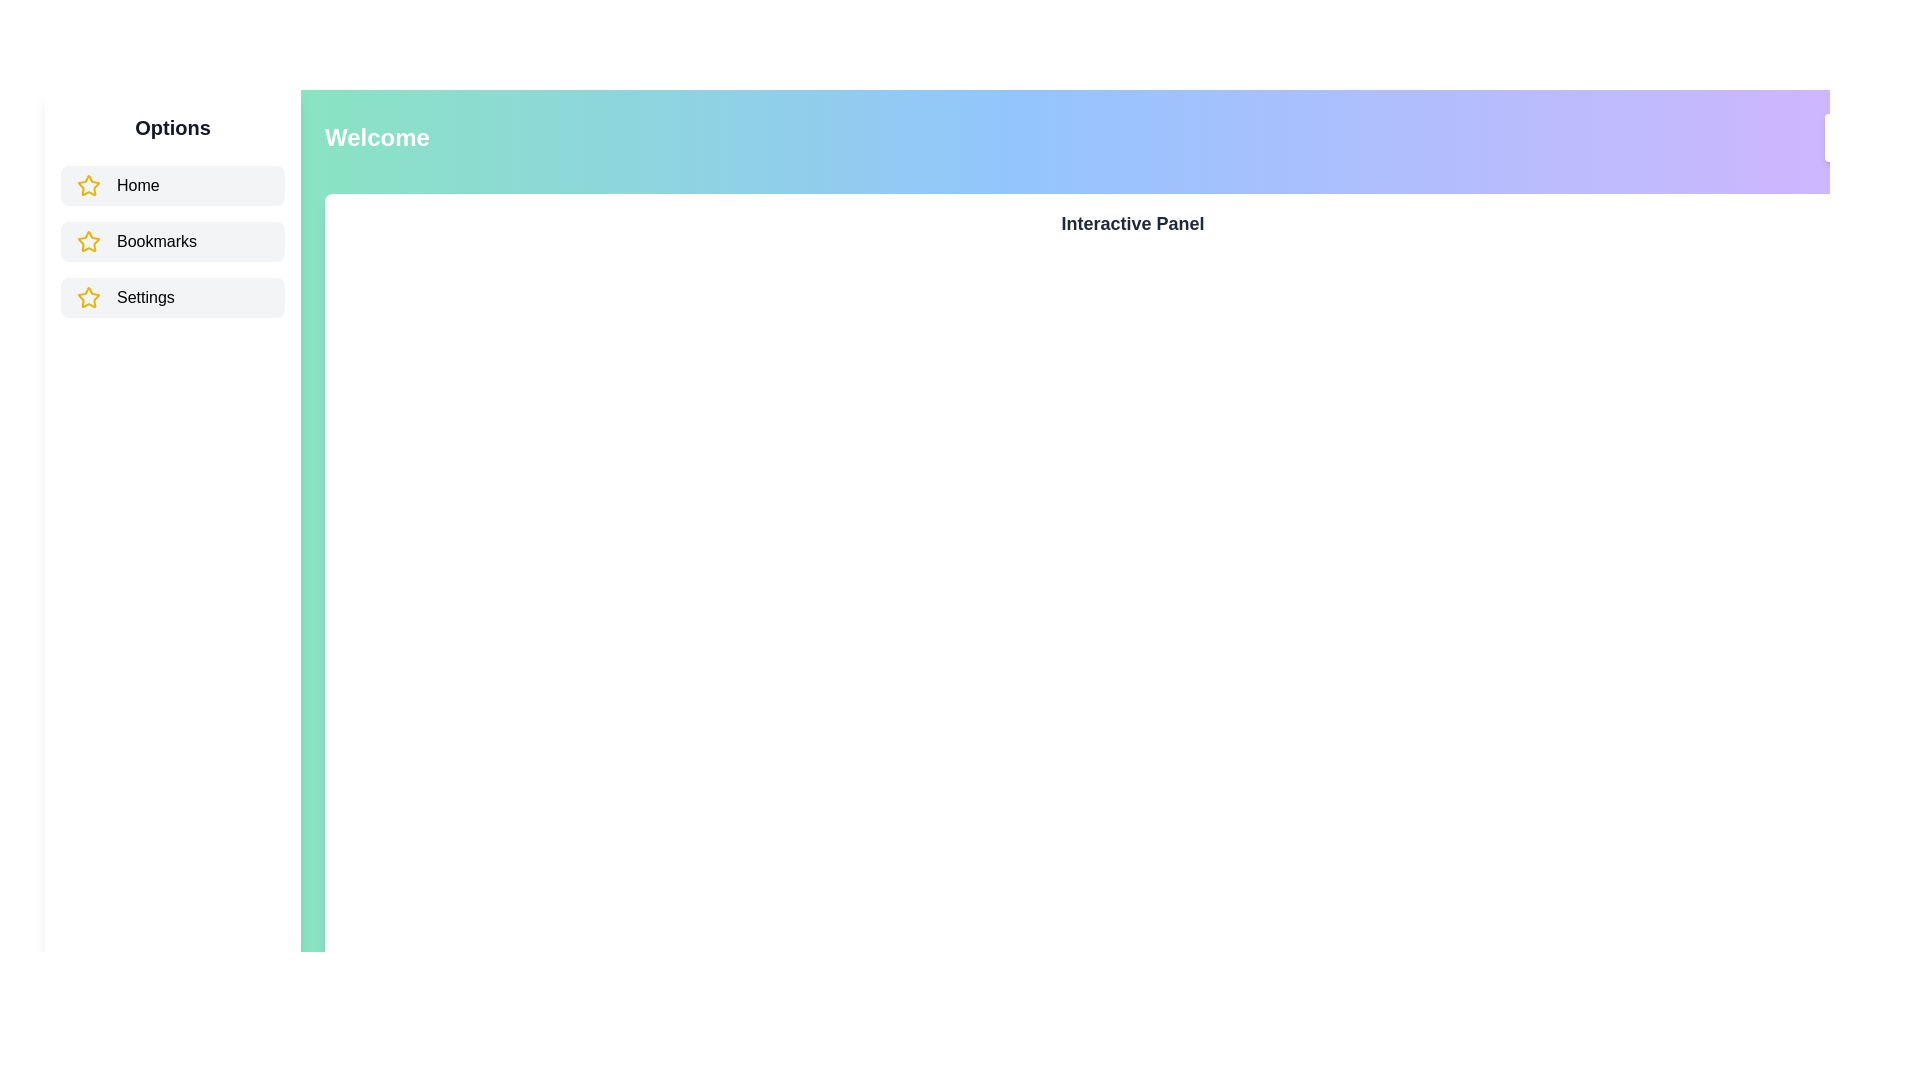 The image size is (1920, 1080). What do you see at coordinates (88, 185) in the screenshot?
I see `the 'Home' icon` at bounding box center [88, 185].